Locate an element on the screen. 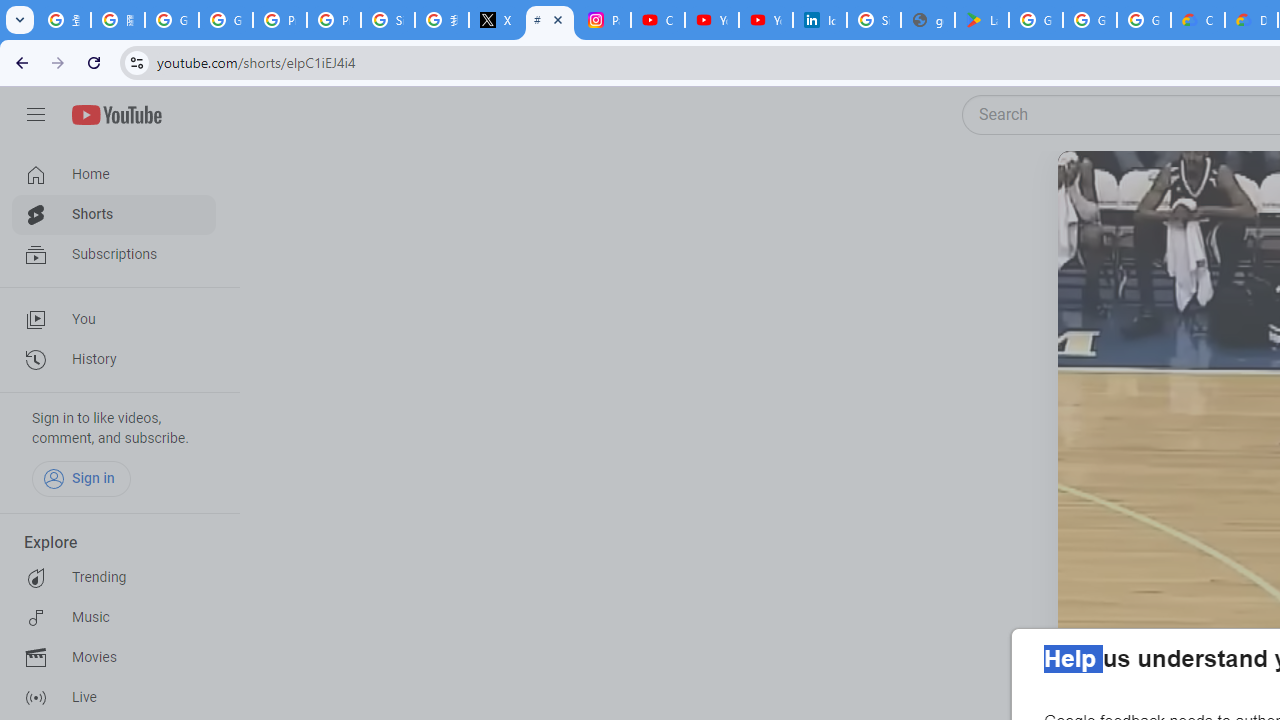 The height and width of the screenshot is (720, 1280). 'Home' is located at coordinates (112, 173).